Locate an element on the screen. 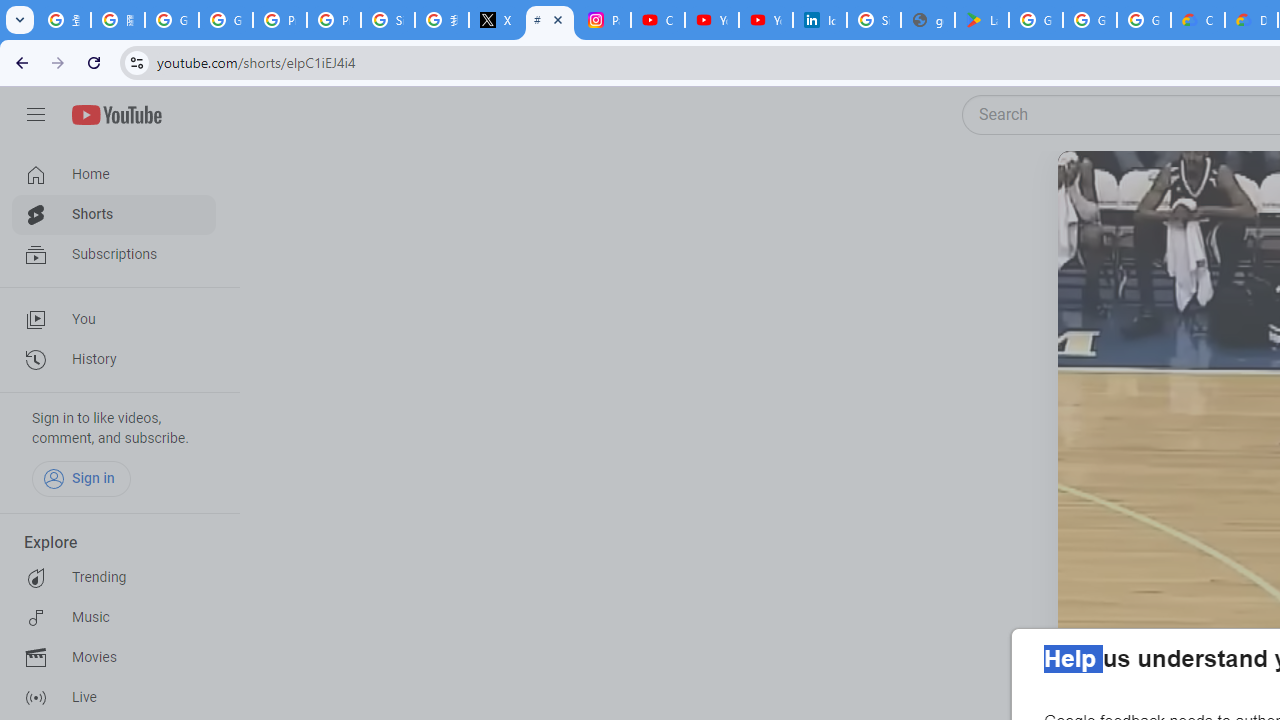 The height and width of the screenshot is (720, 1280). 'Home' is located at coordinates (112, 173).